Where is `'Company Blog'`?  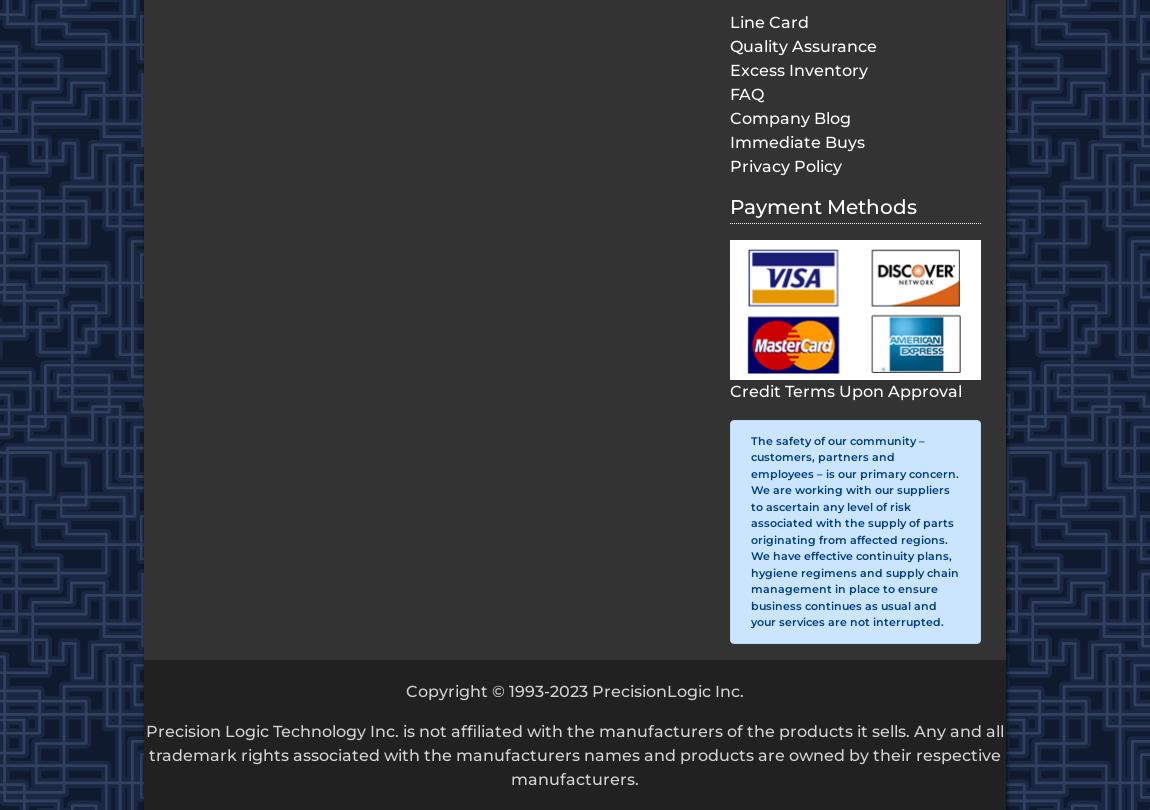 'Company Blog' is located at coordinates (789, 118).